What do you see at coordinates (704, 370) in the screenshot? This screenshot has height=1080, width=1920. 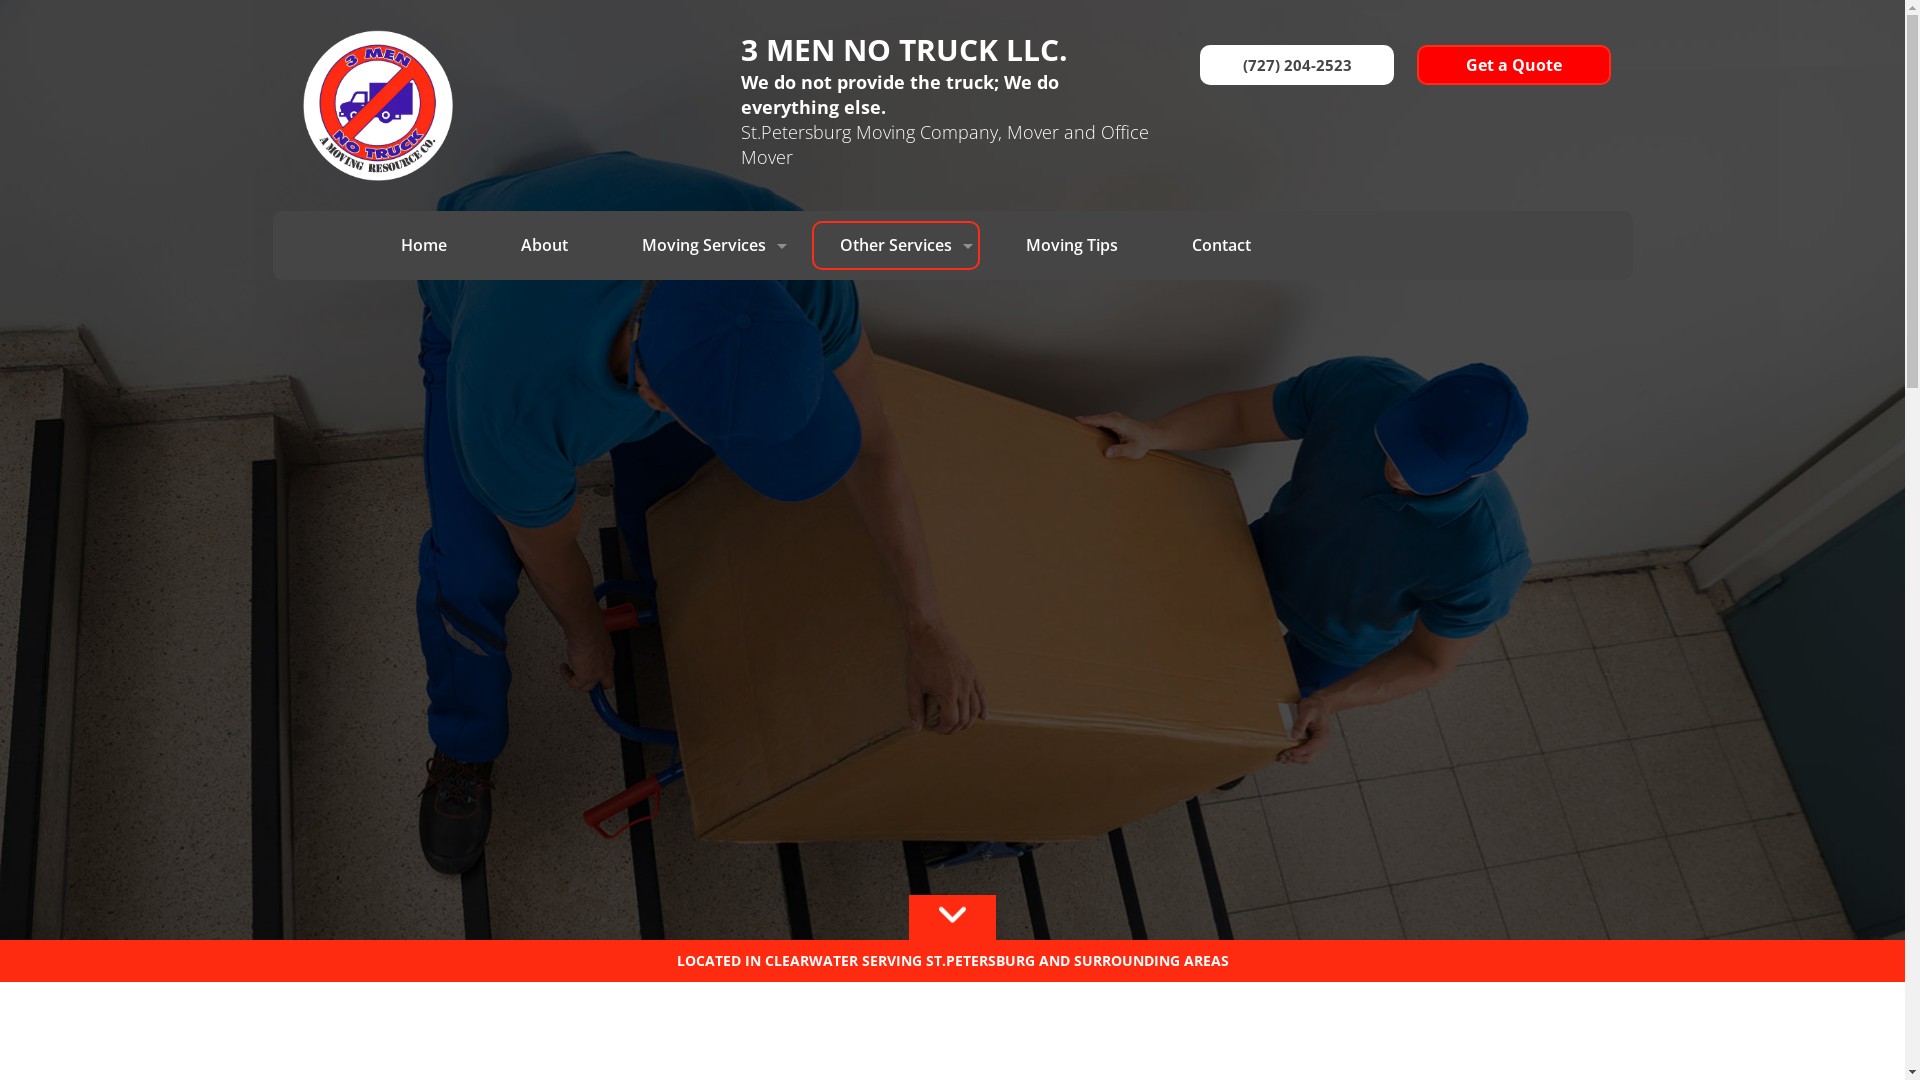 I see `'Local Moves'` at bounding box center [704, 370].